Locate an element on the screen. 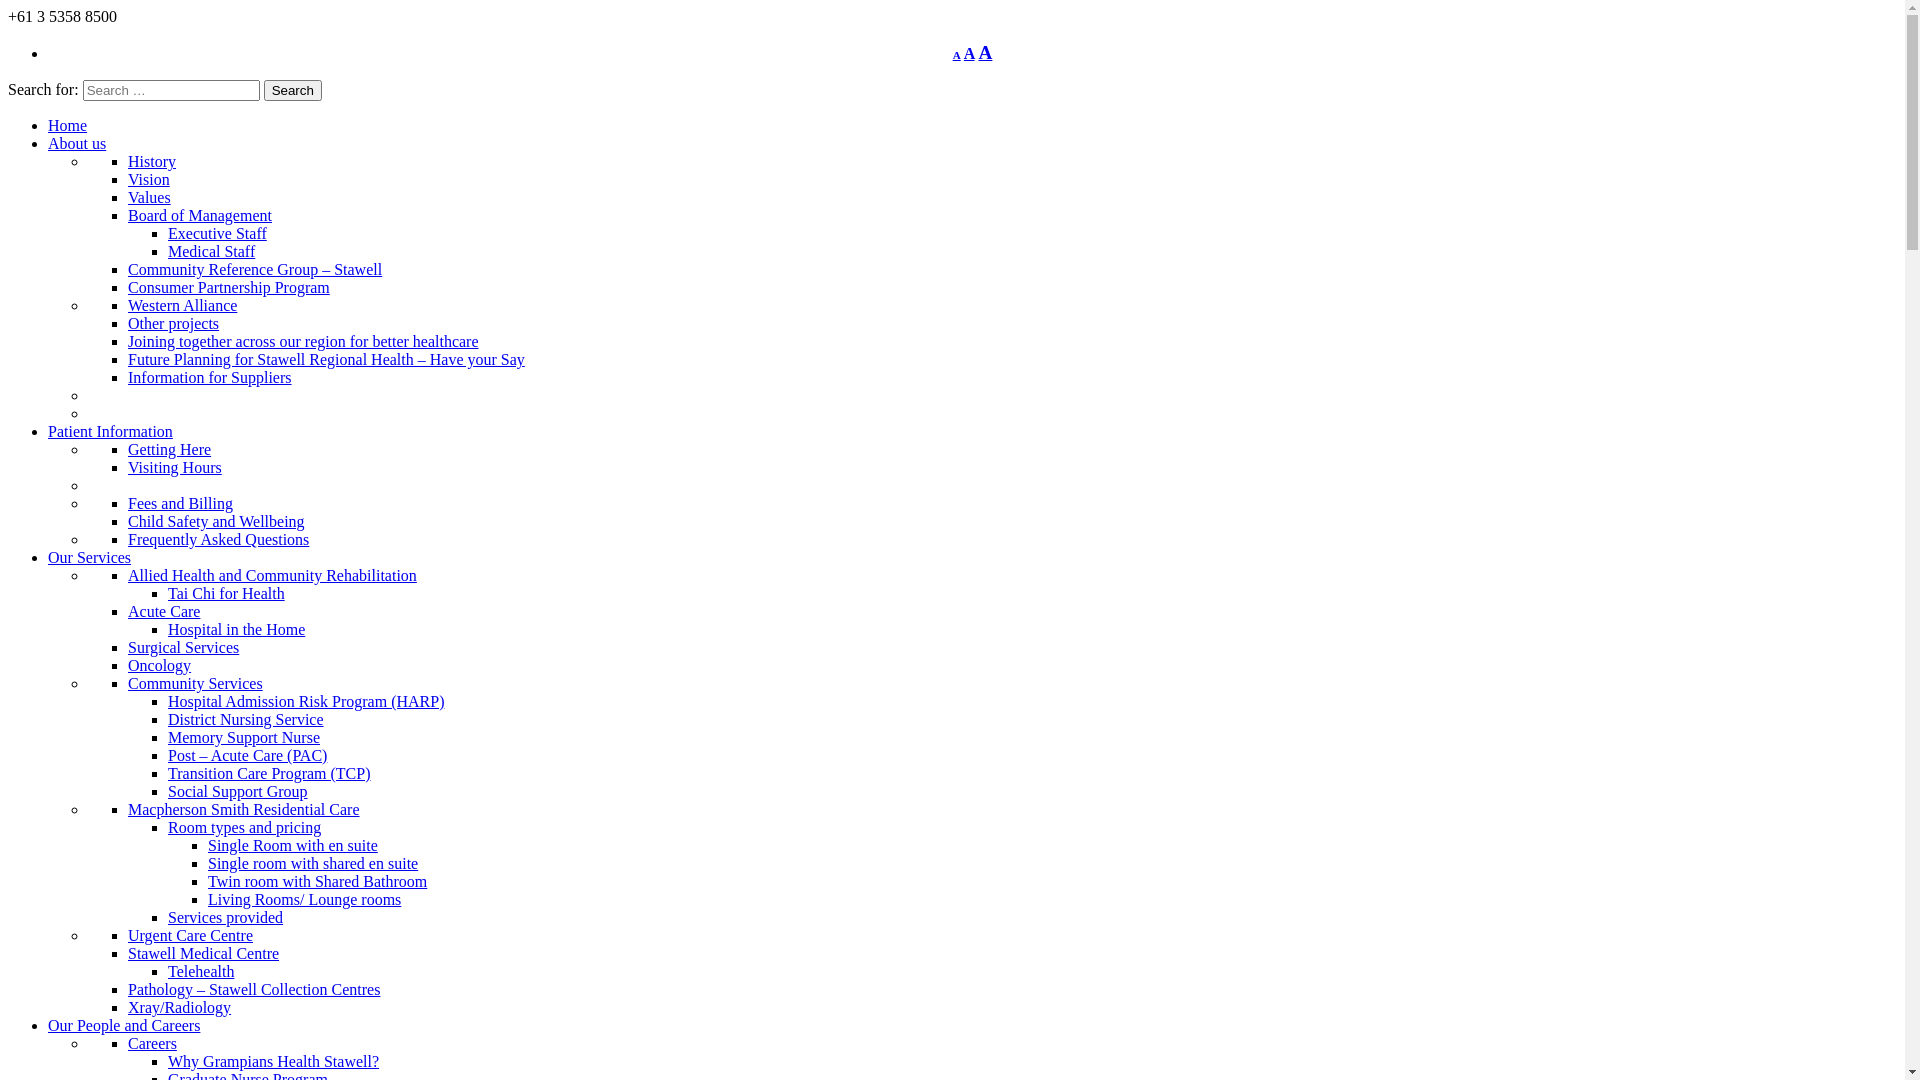  'Board of Management' is located at coordinates (200, 215).